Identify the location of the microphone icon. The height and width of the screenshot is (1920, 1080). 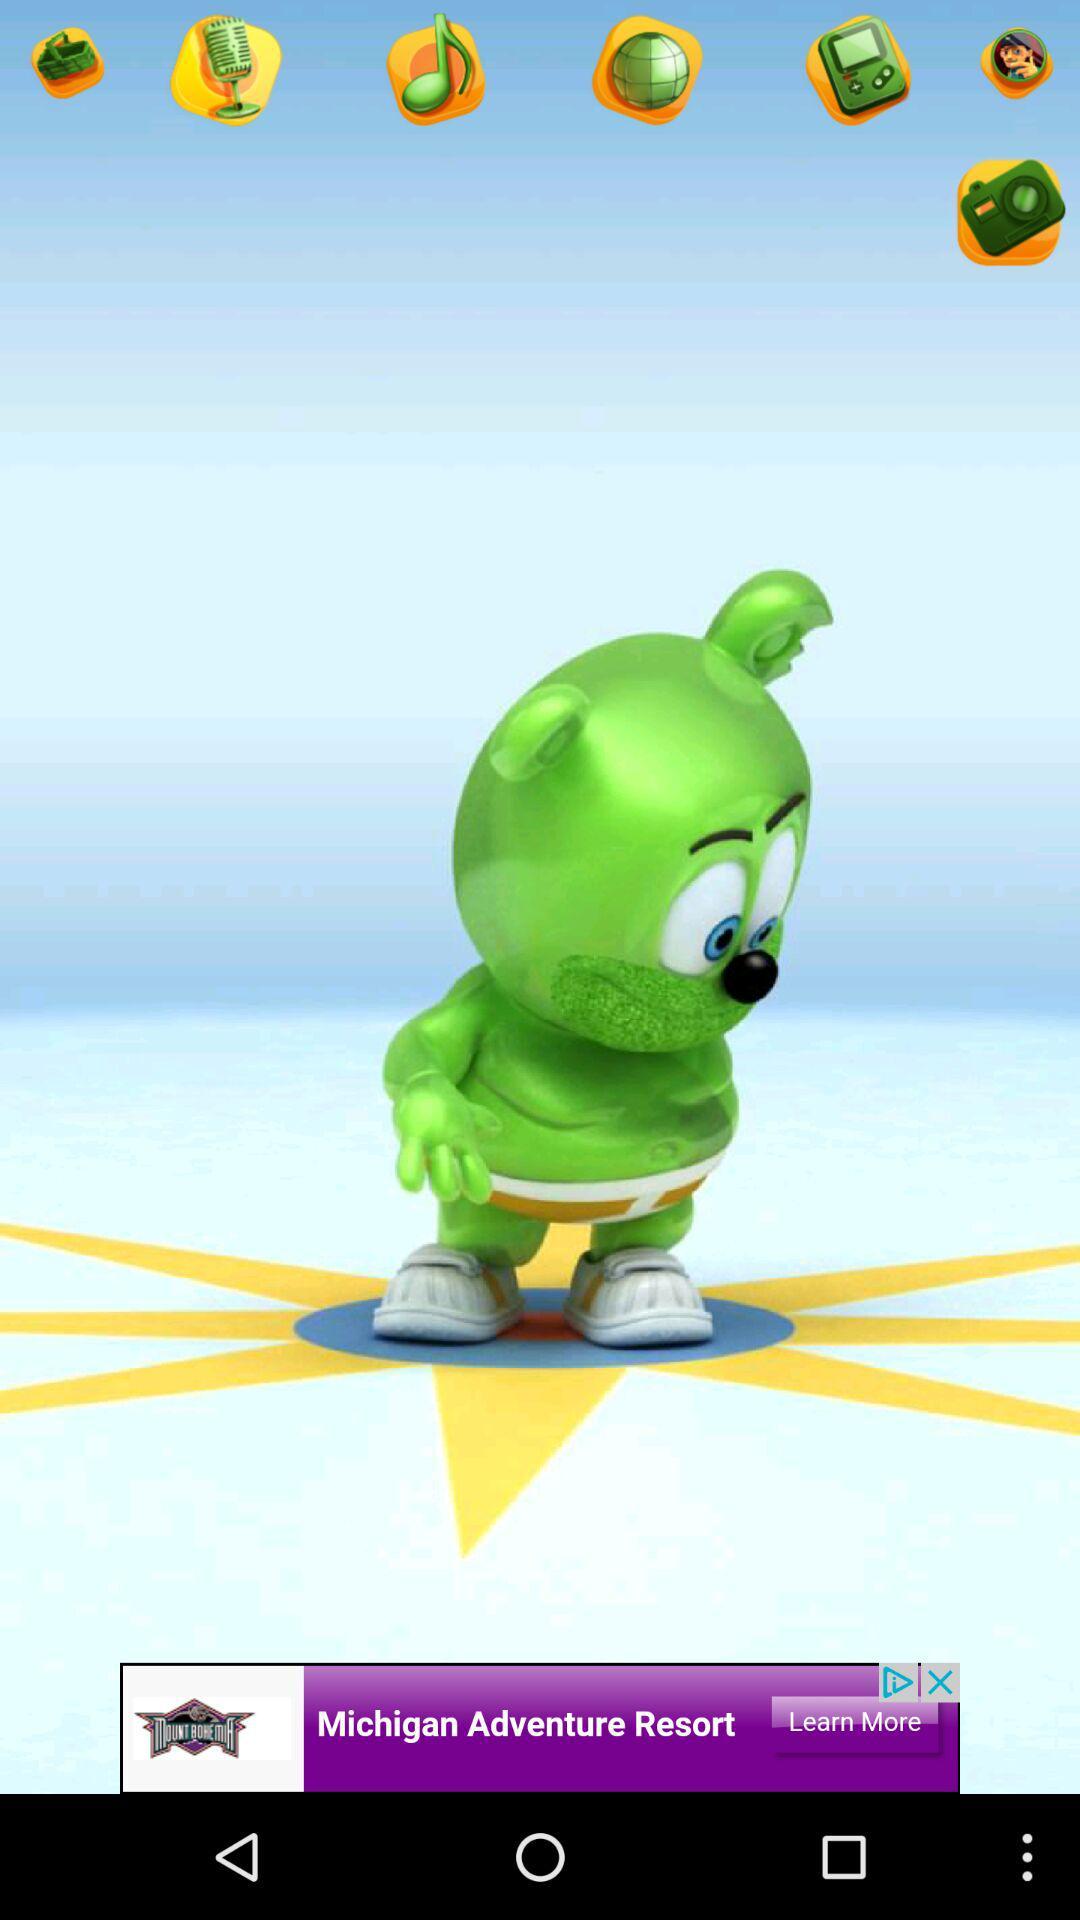
(645, 77).